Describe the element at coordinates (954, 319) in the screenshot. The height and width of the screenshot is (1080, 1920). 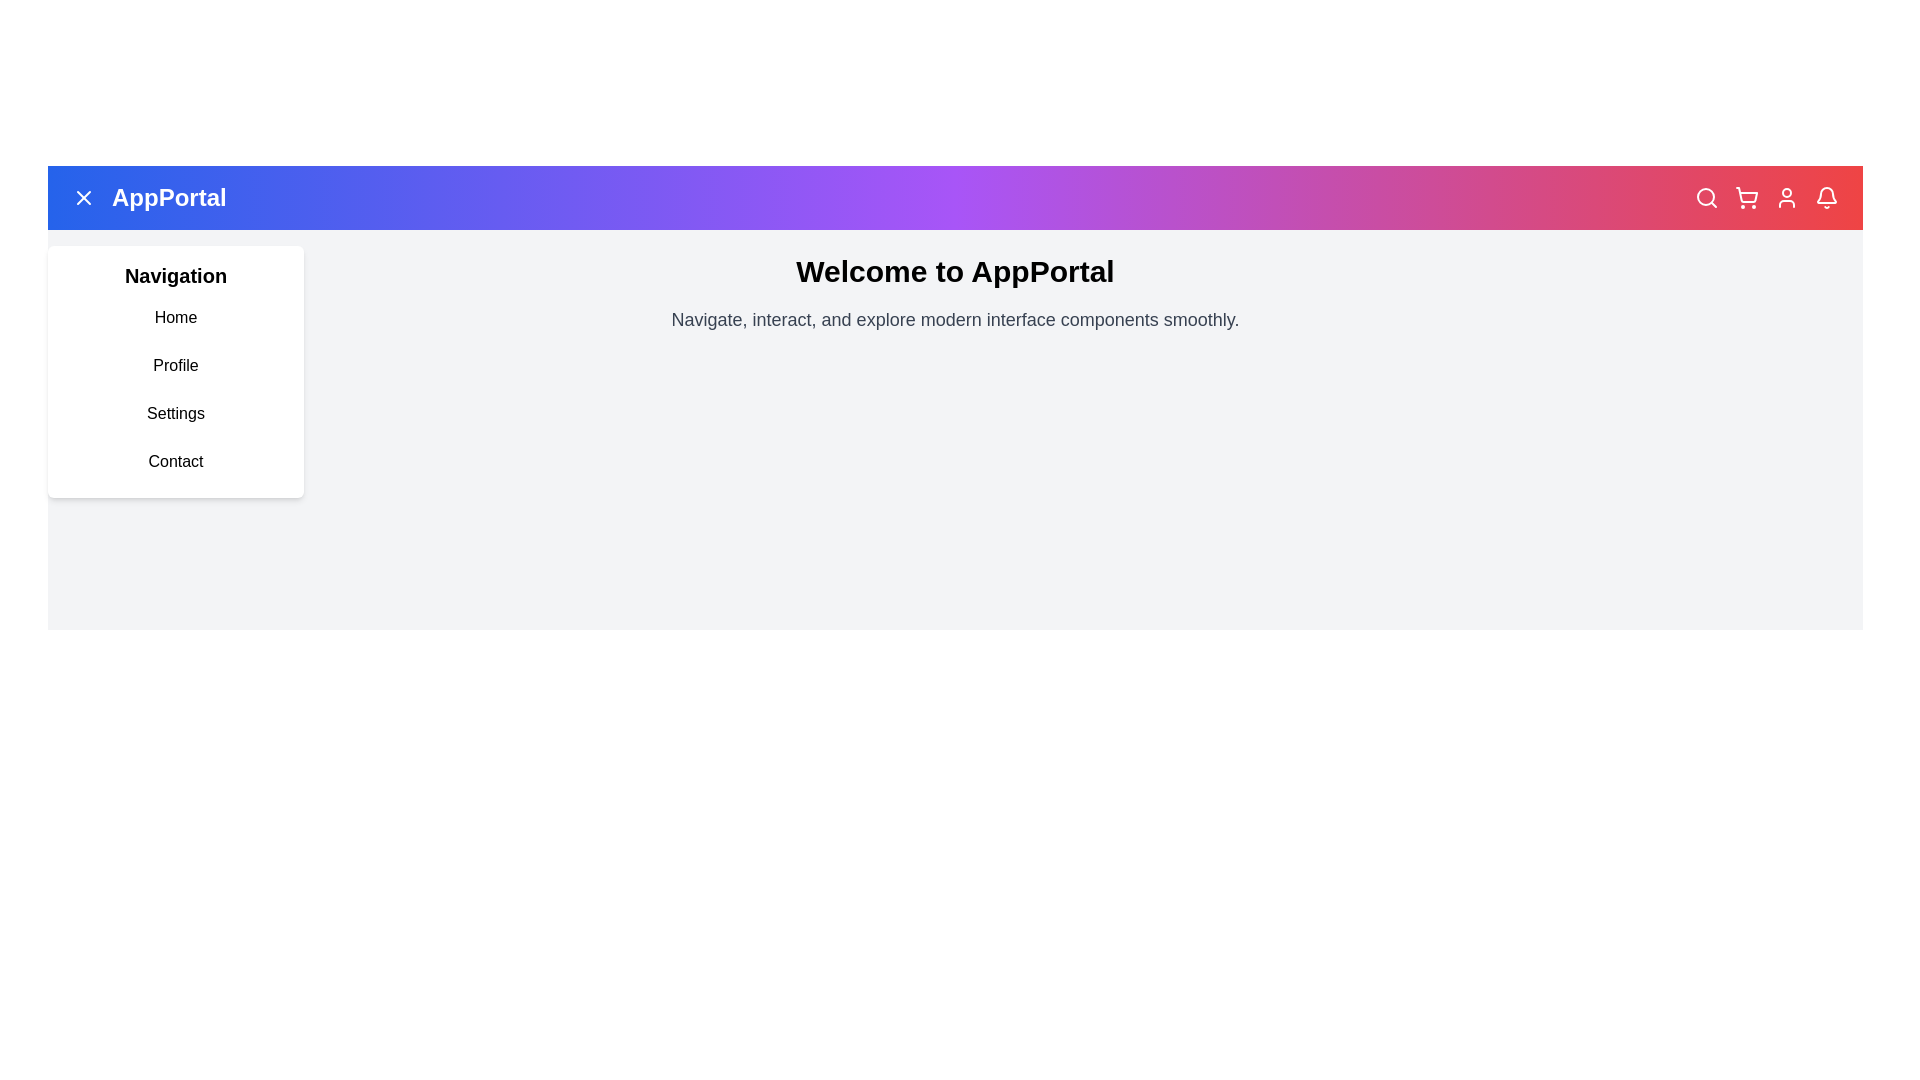
I see `text label located directly below the bold heading 'Welcome to AppPortal', which provides a concise description of the application's functionality` at that location.